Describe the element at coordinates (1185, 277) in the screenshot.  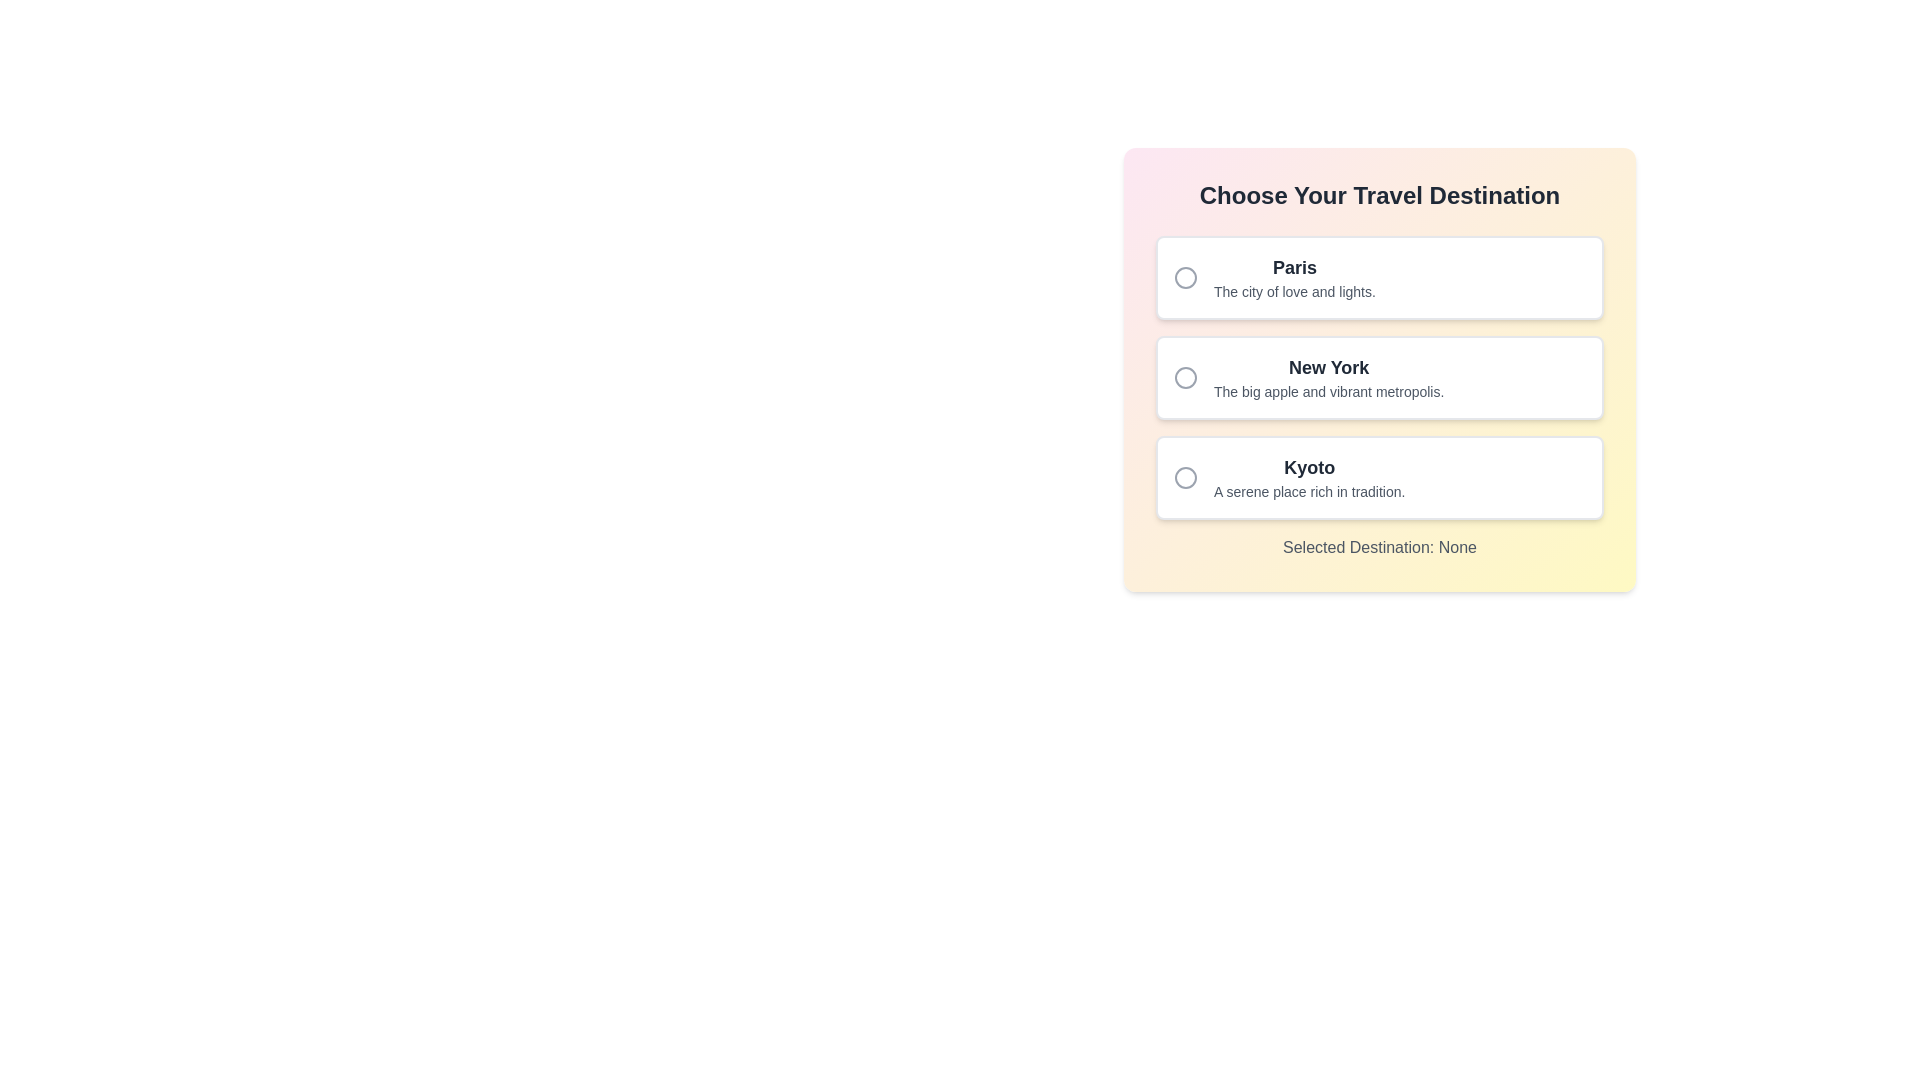
I see `the Circle Indicator in the SVG Radio Button` at that location.